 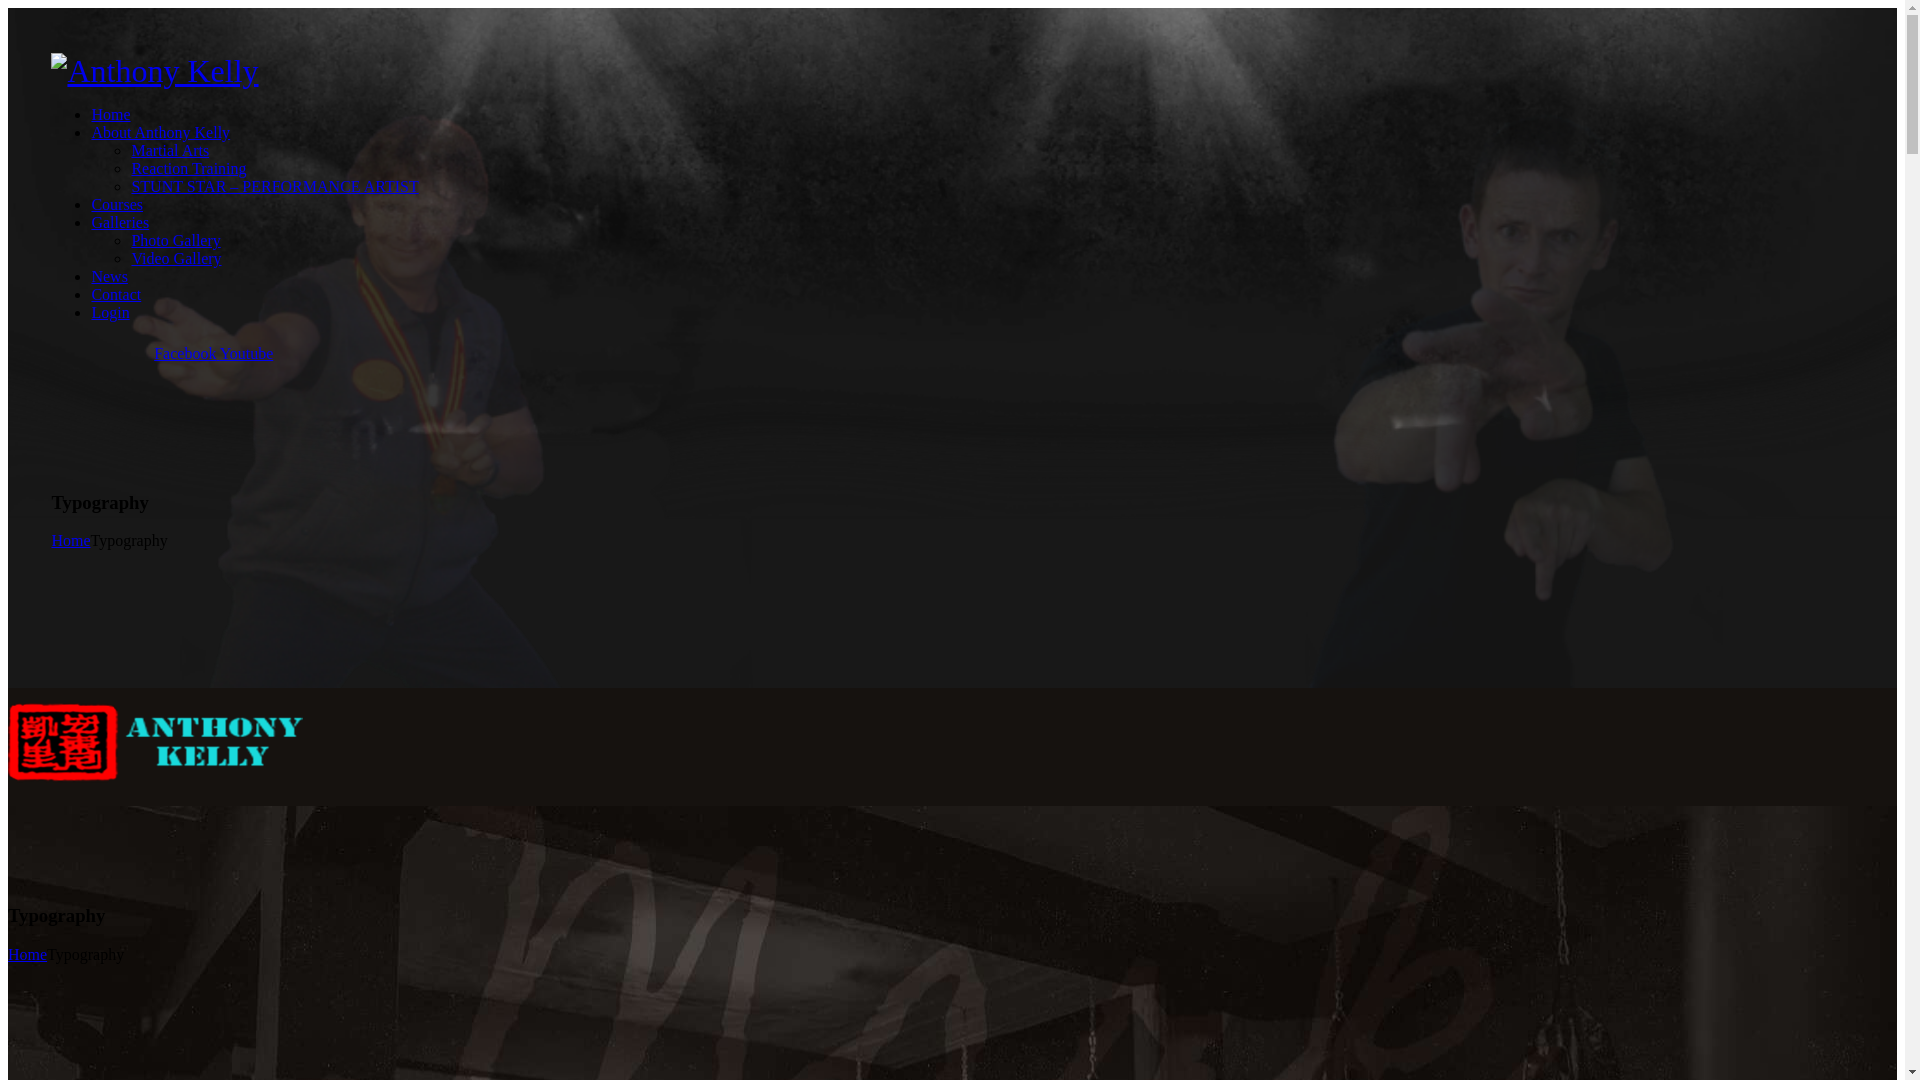 I want to click on 'Contact', so click(x=114, y=294).